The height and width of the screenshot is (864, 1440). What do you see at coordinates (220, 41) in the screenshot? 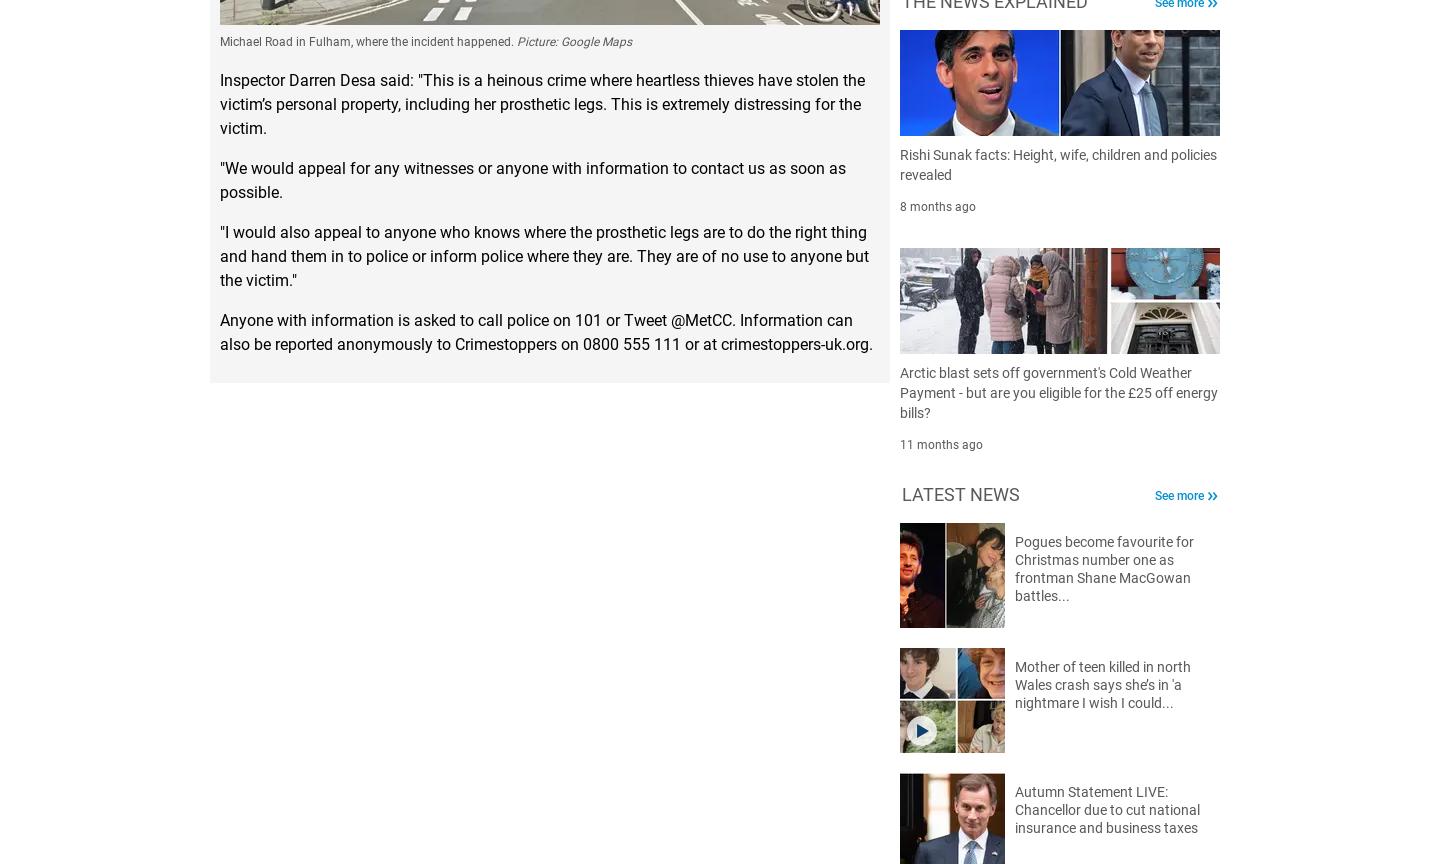
I see `'Michael Road in Fulham, where the incident happened.'` at bounding box center [220, 41].